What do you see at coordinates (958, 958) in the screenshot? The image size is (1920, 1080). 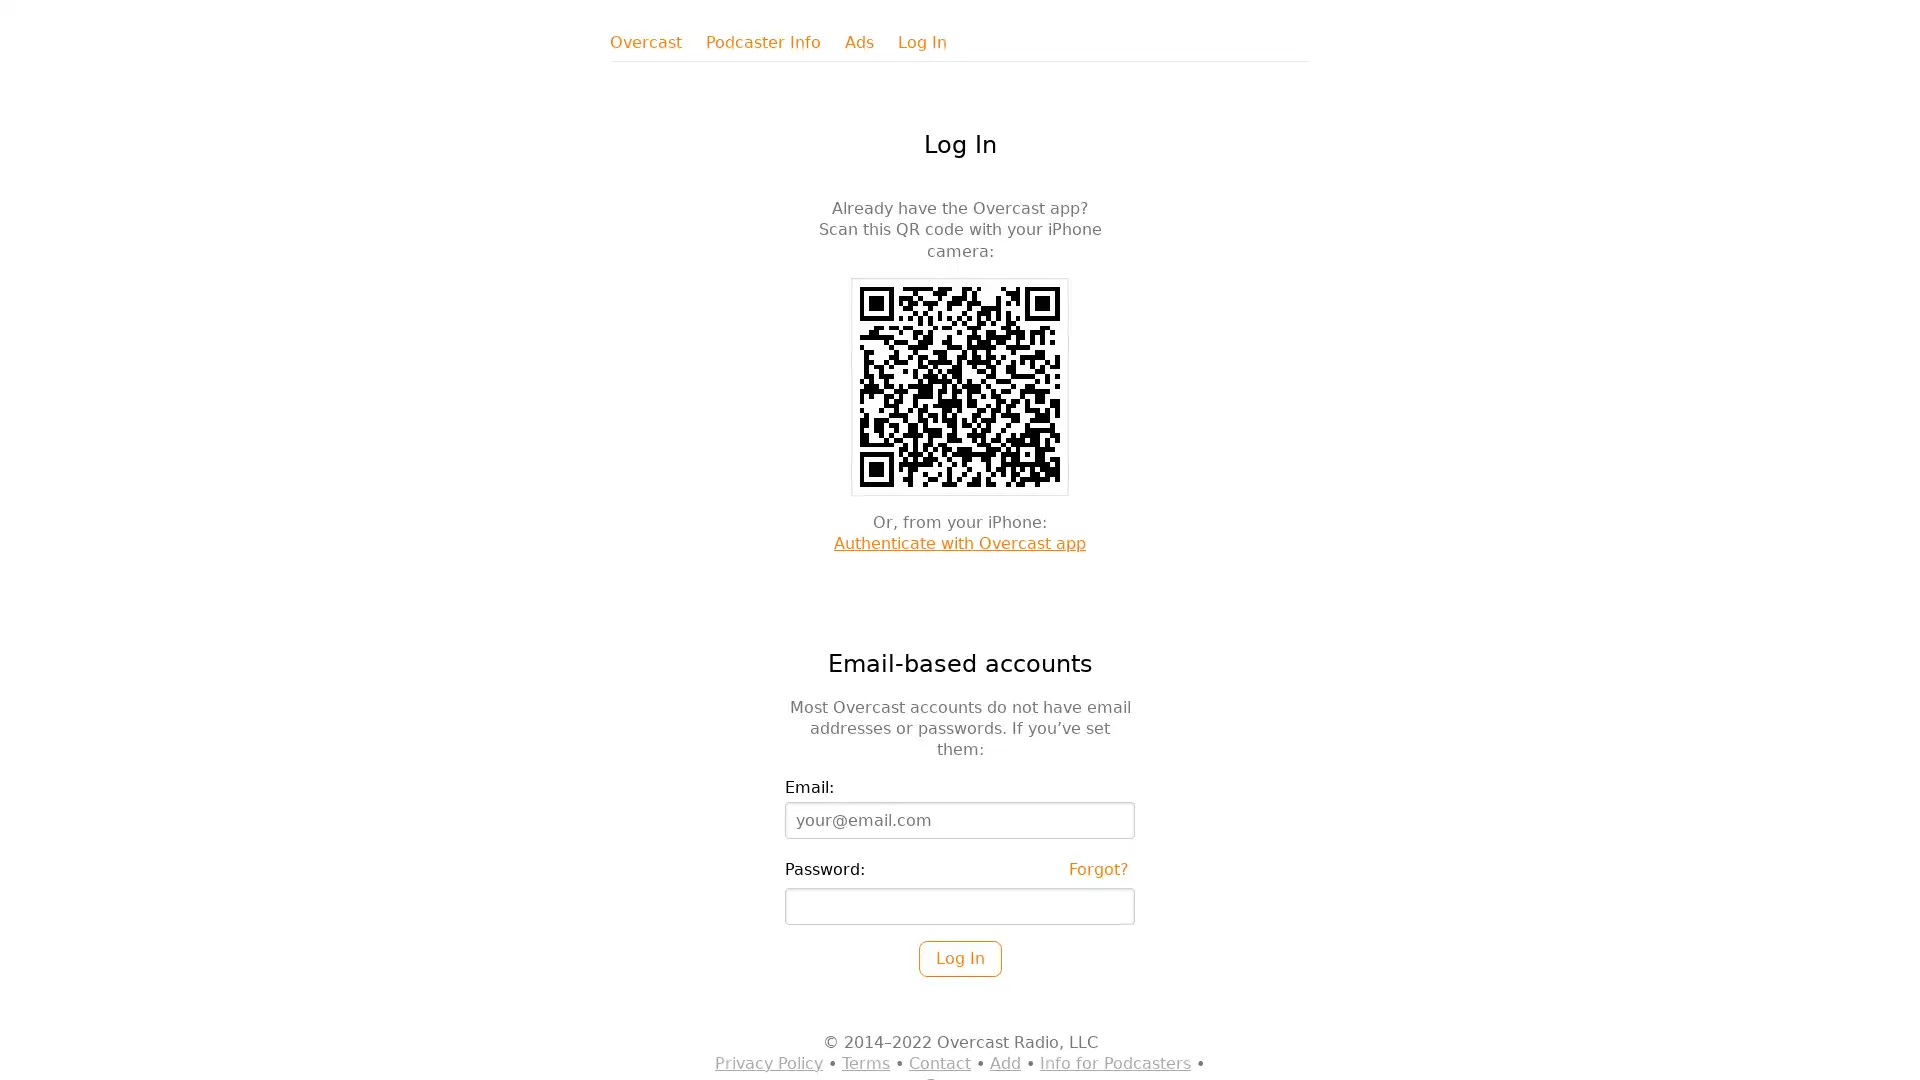 I see `Log In` at bounding box center [958, 958].